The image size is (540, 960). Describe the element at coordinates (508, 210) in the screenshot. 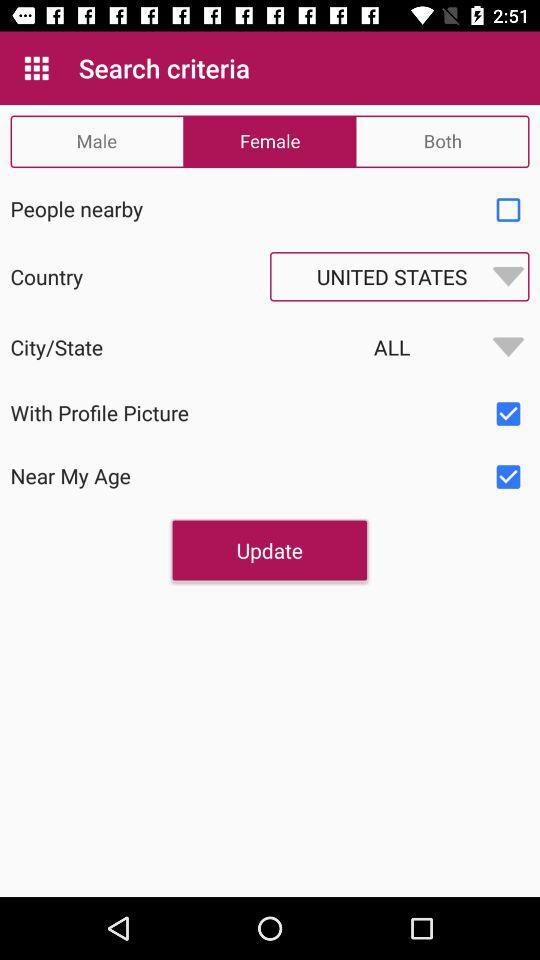

I see `the item next to the people nearby icon` at that location.